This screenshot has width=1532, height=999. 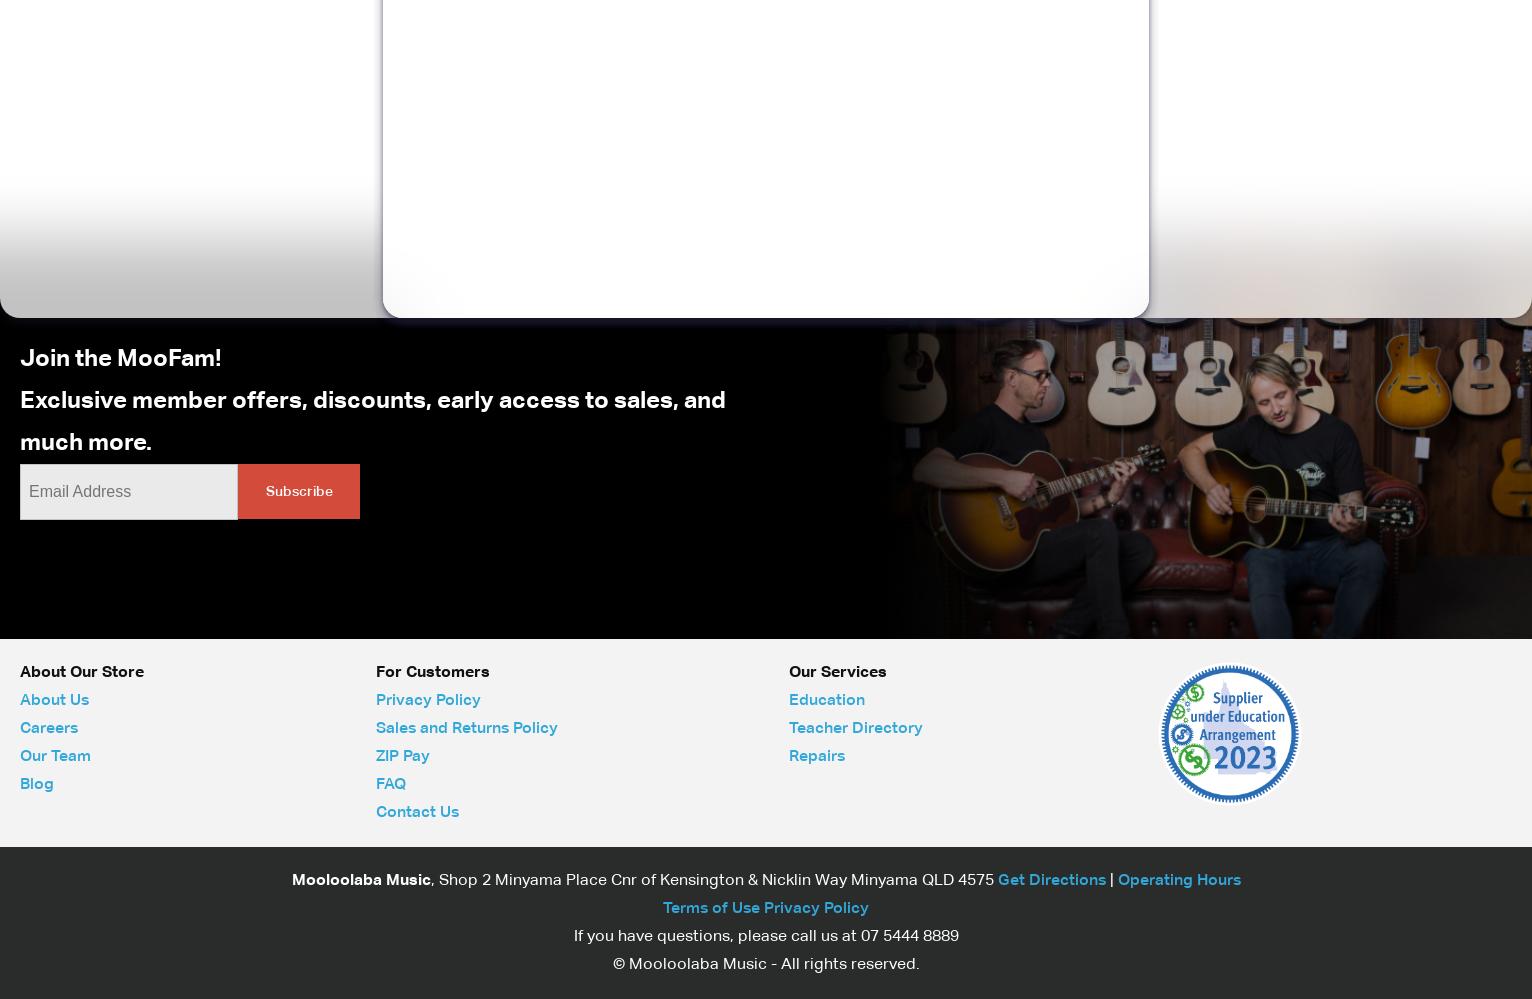 What do you see at coordinates (826, 699) in the screenshot?
I see `'Education'` at bounding box center [826, 699].